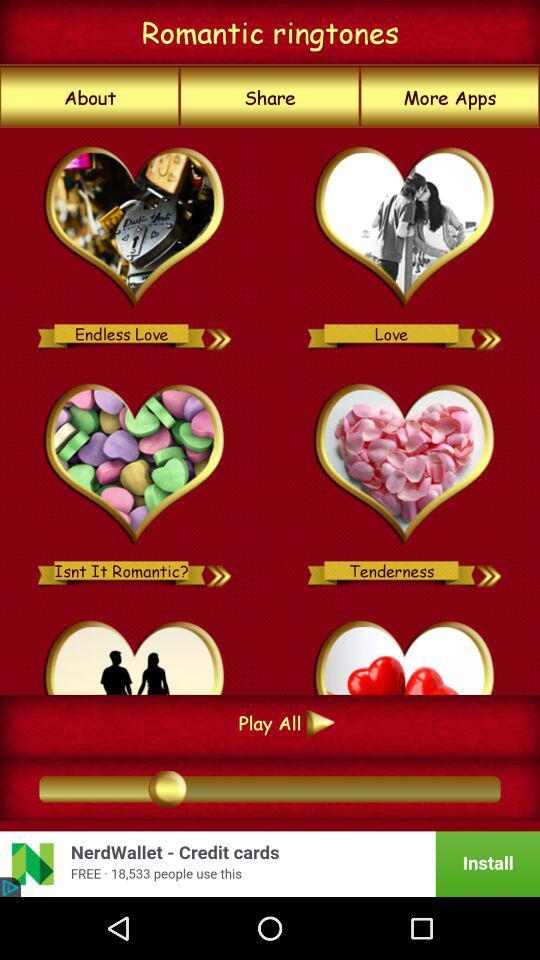  Describe the element at coordinates (135, 653) in the screenshot. I see `app icon` at that location.